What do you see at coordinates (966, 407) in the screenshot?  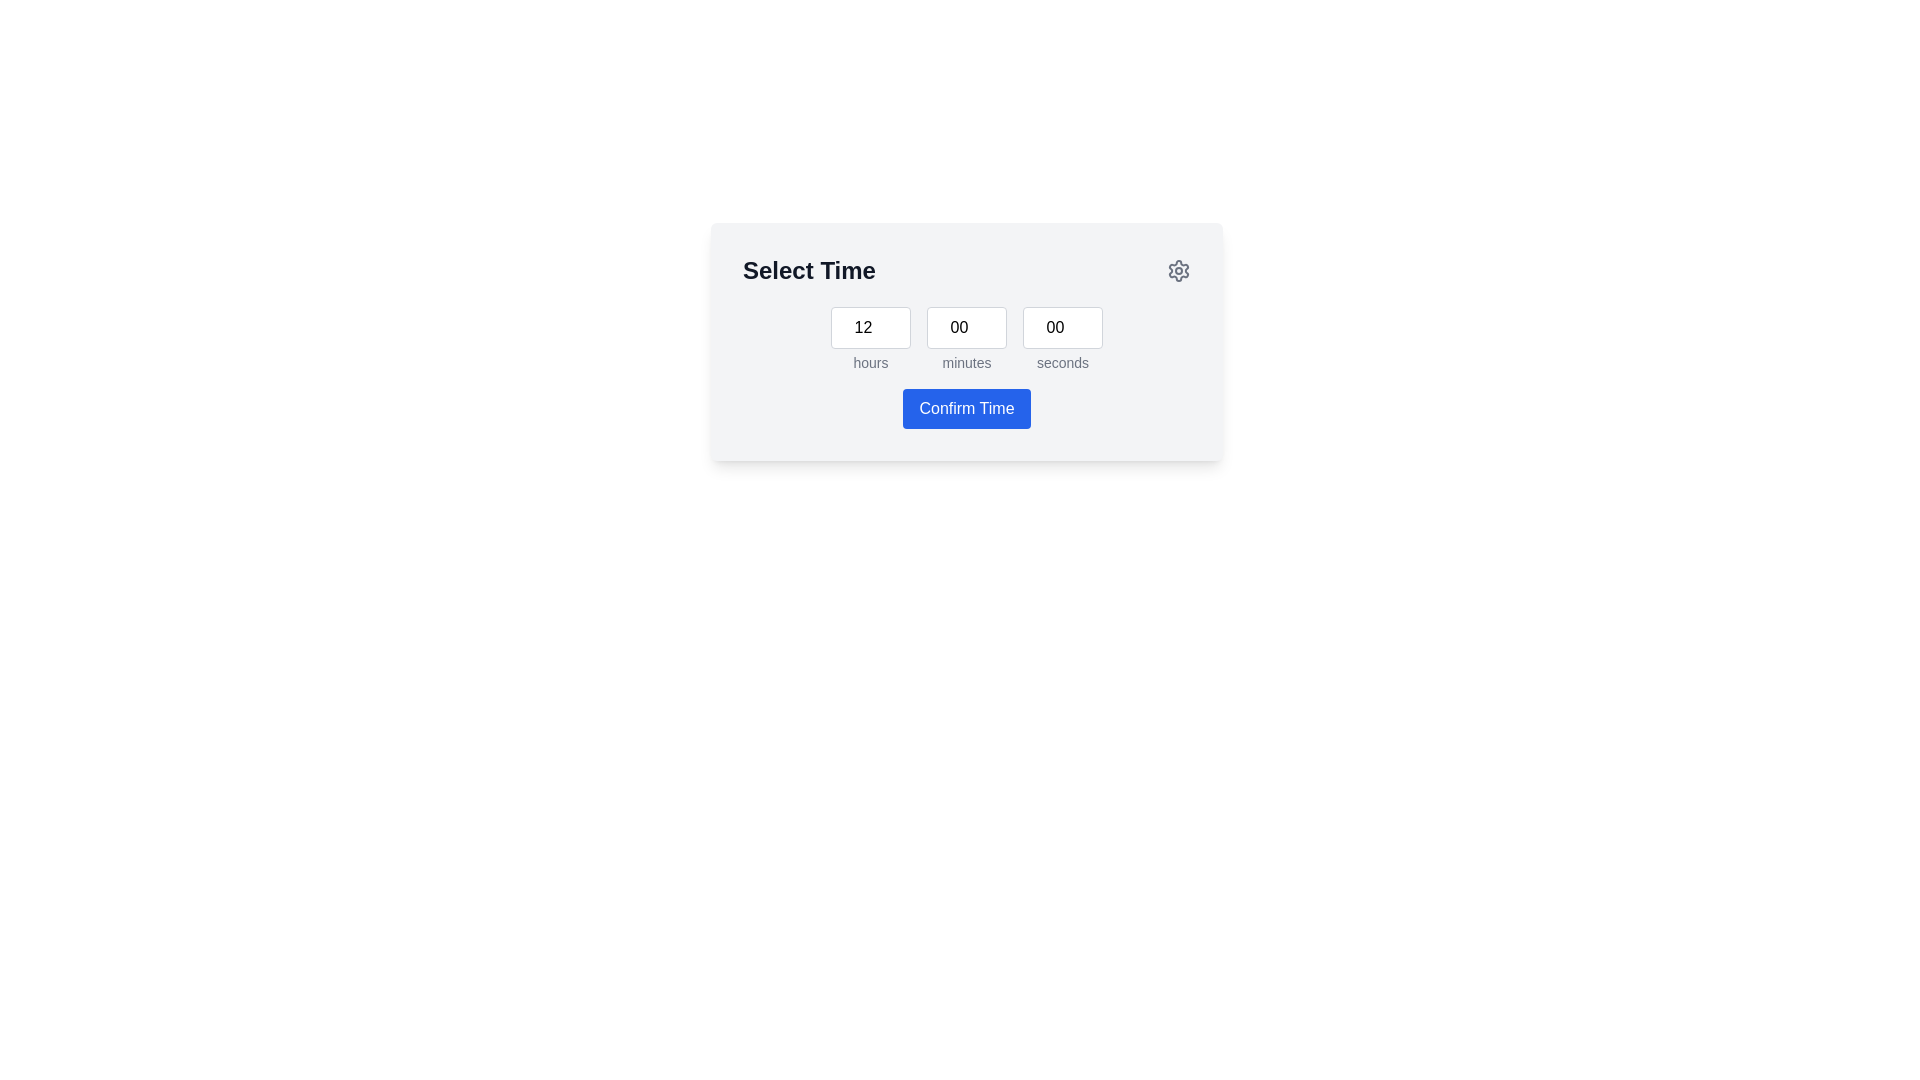 I see `the 'Confirm Time' button, which is a rectangular button with rounded edges, blue background, and white text, located centrally below the time input fields` at bounding box center [966, 407].